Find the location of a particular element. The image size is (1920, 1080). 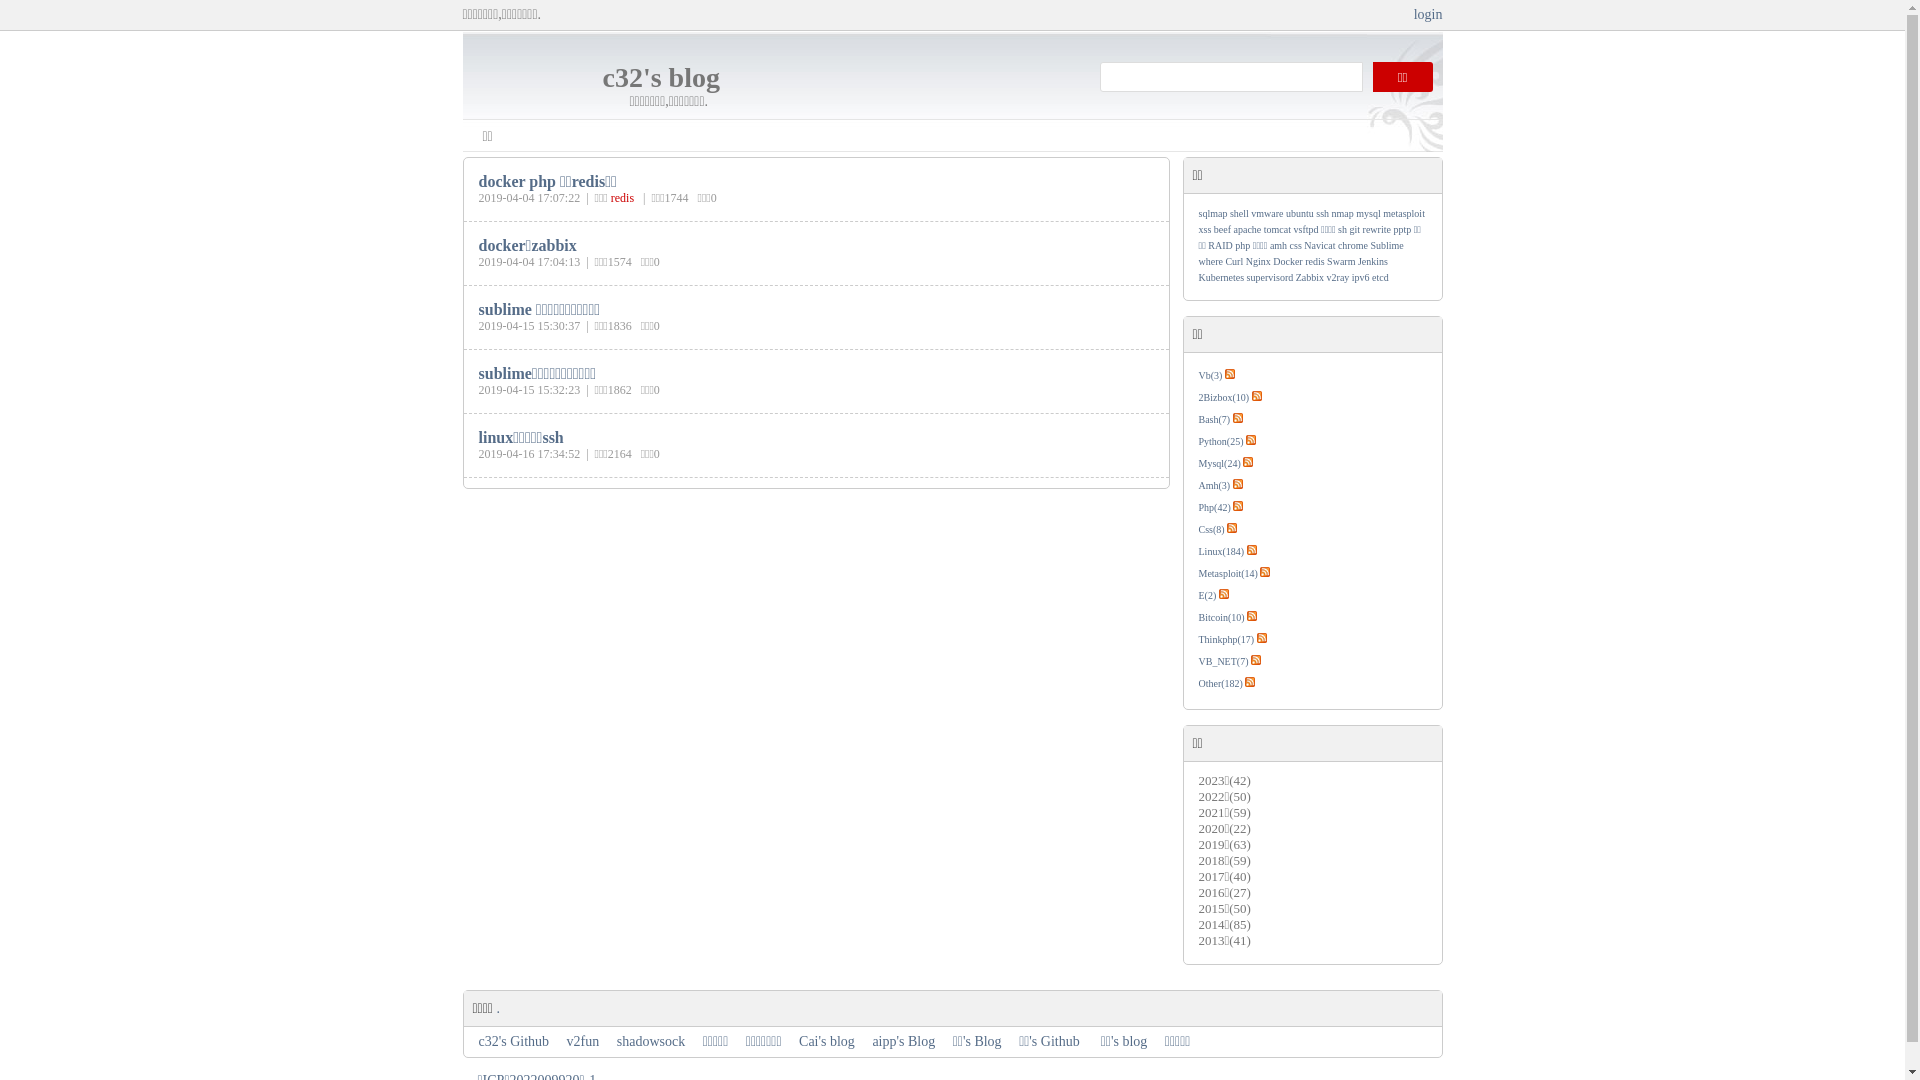

'aipp's Blog' is located at coordinates (902, 1040).